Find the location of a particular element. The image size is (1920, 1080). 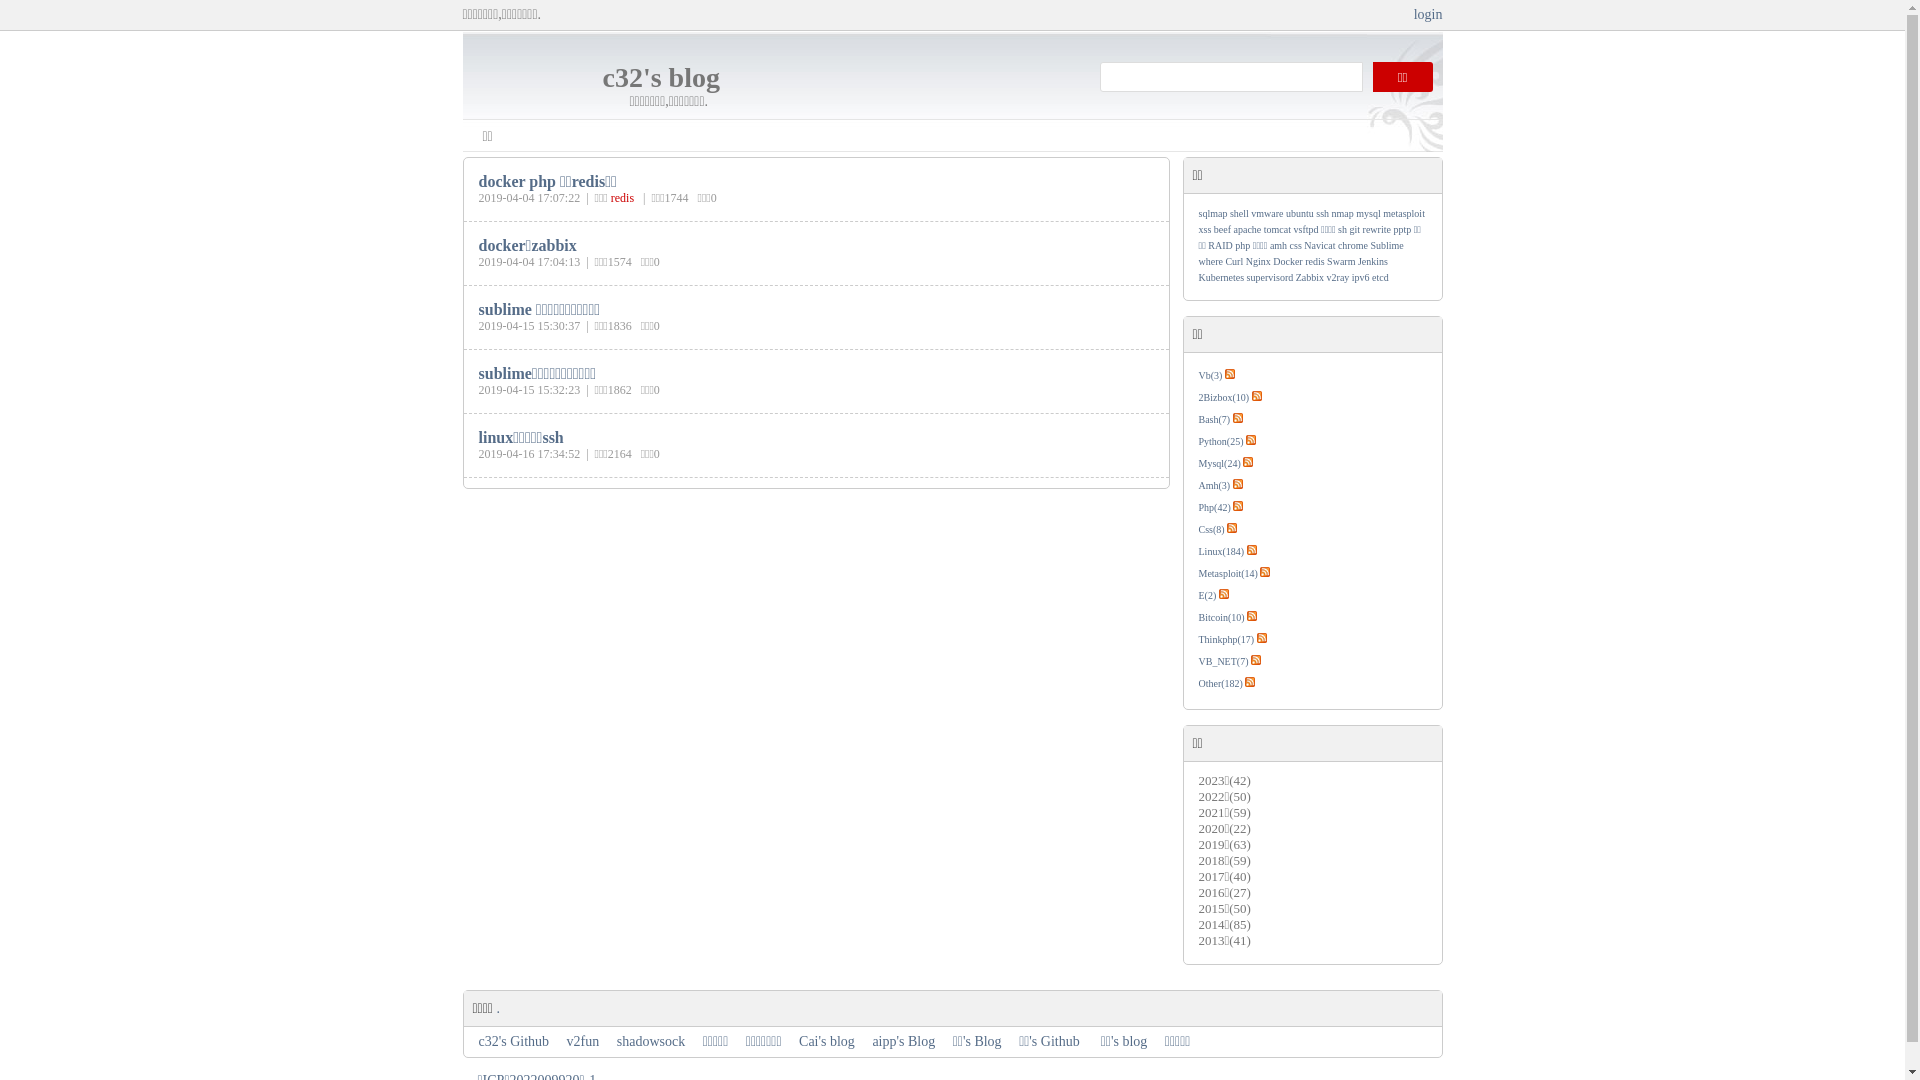

'aipp's Blog' is located at coordinates (902, 1040).